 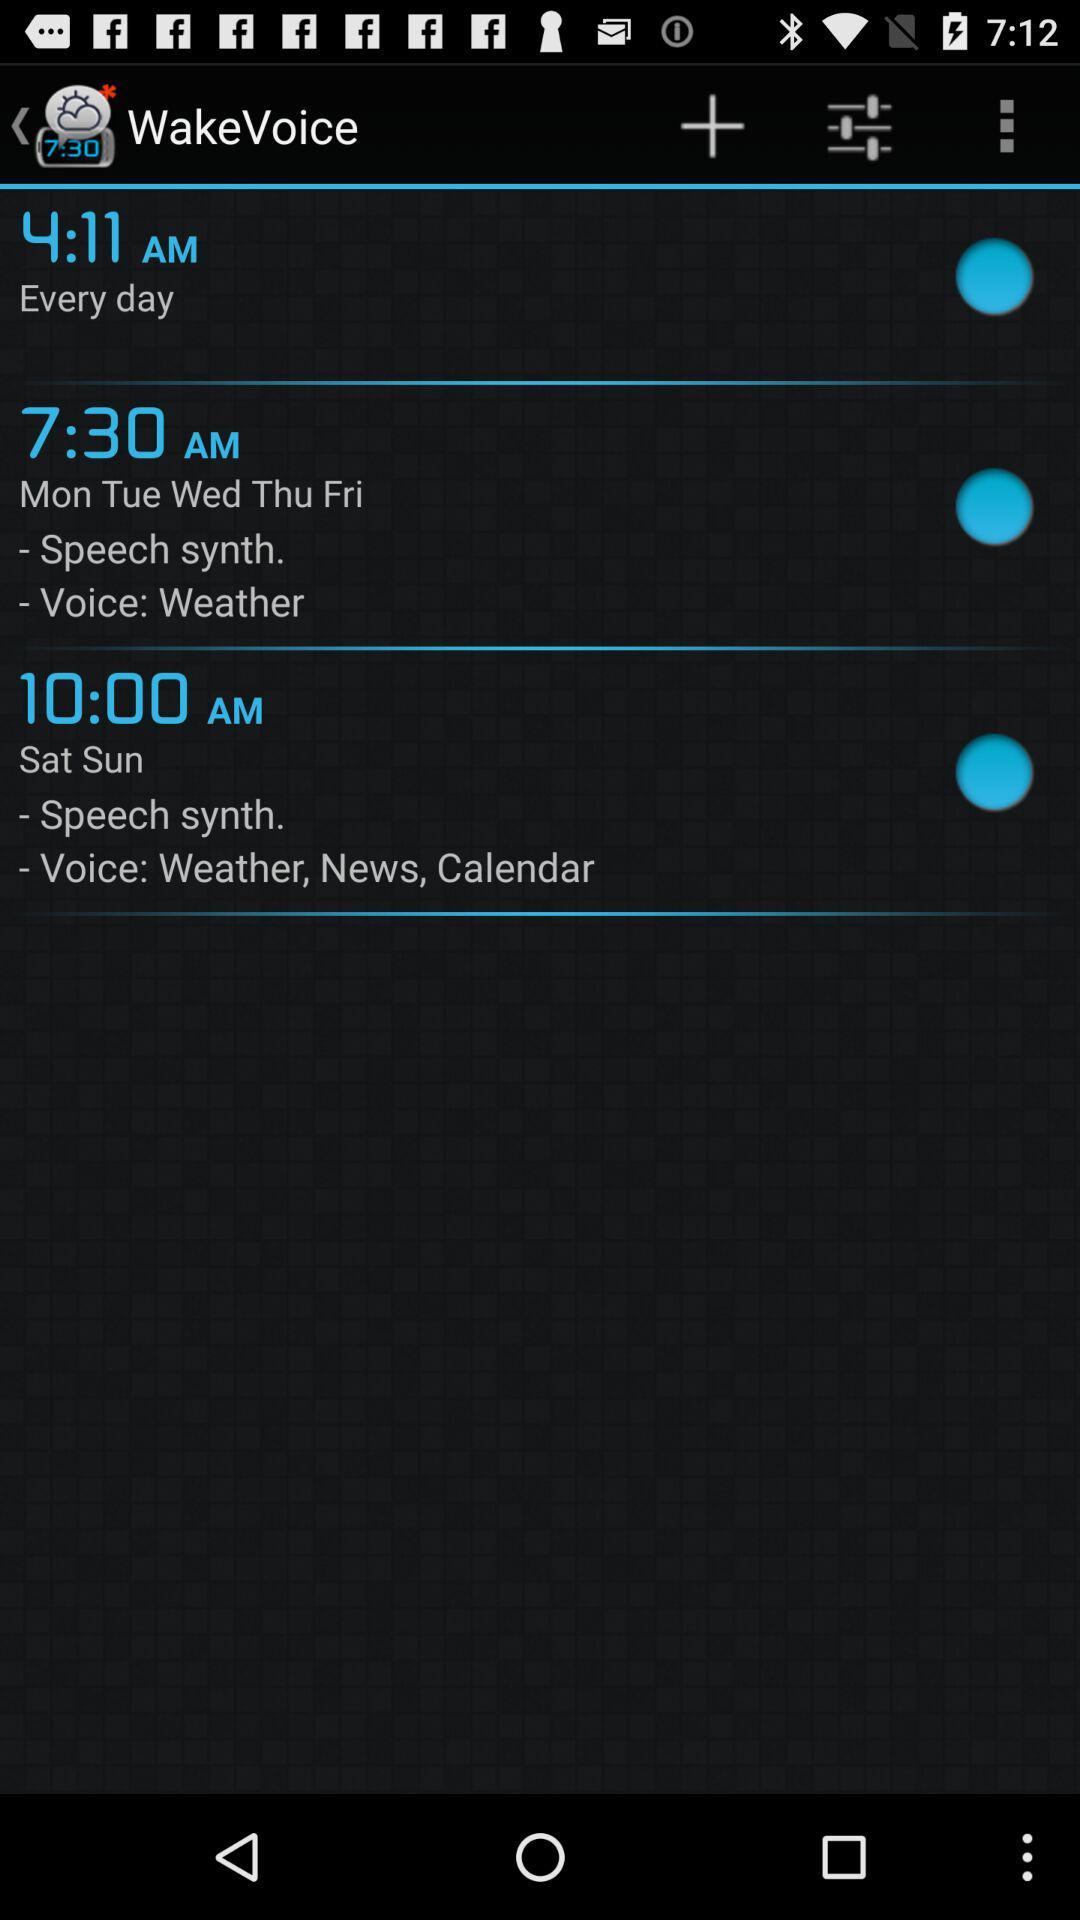 What do you see at coordinates (79, 233) in the screenshot?
I see `icon to the left of the am` at bounding box center [79, 233].